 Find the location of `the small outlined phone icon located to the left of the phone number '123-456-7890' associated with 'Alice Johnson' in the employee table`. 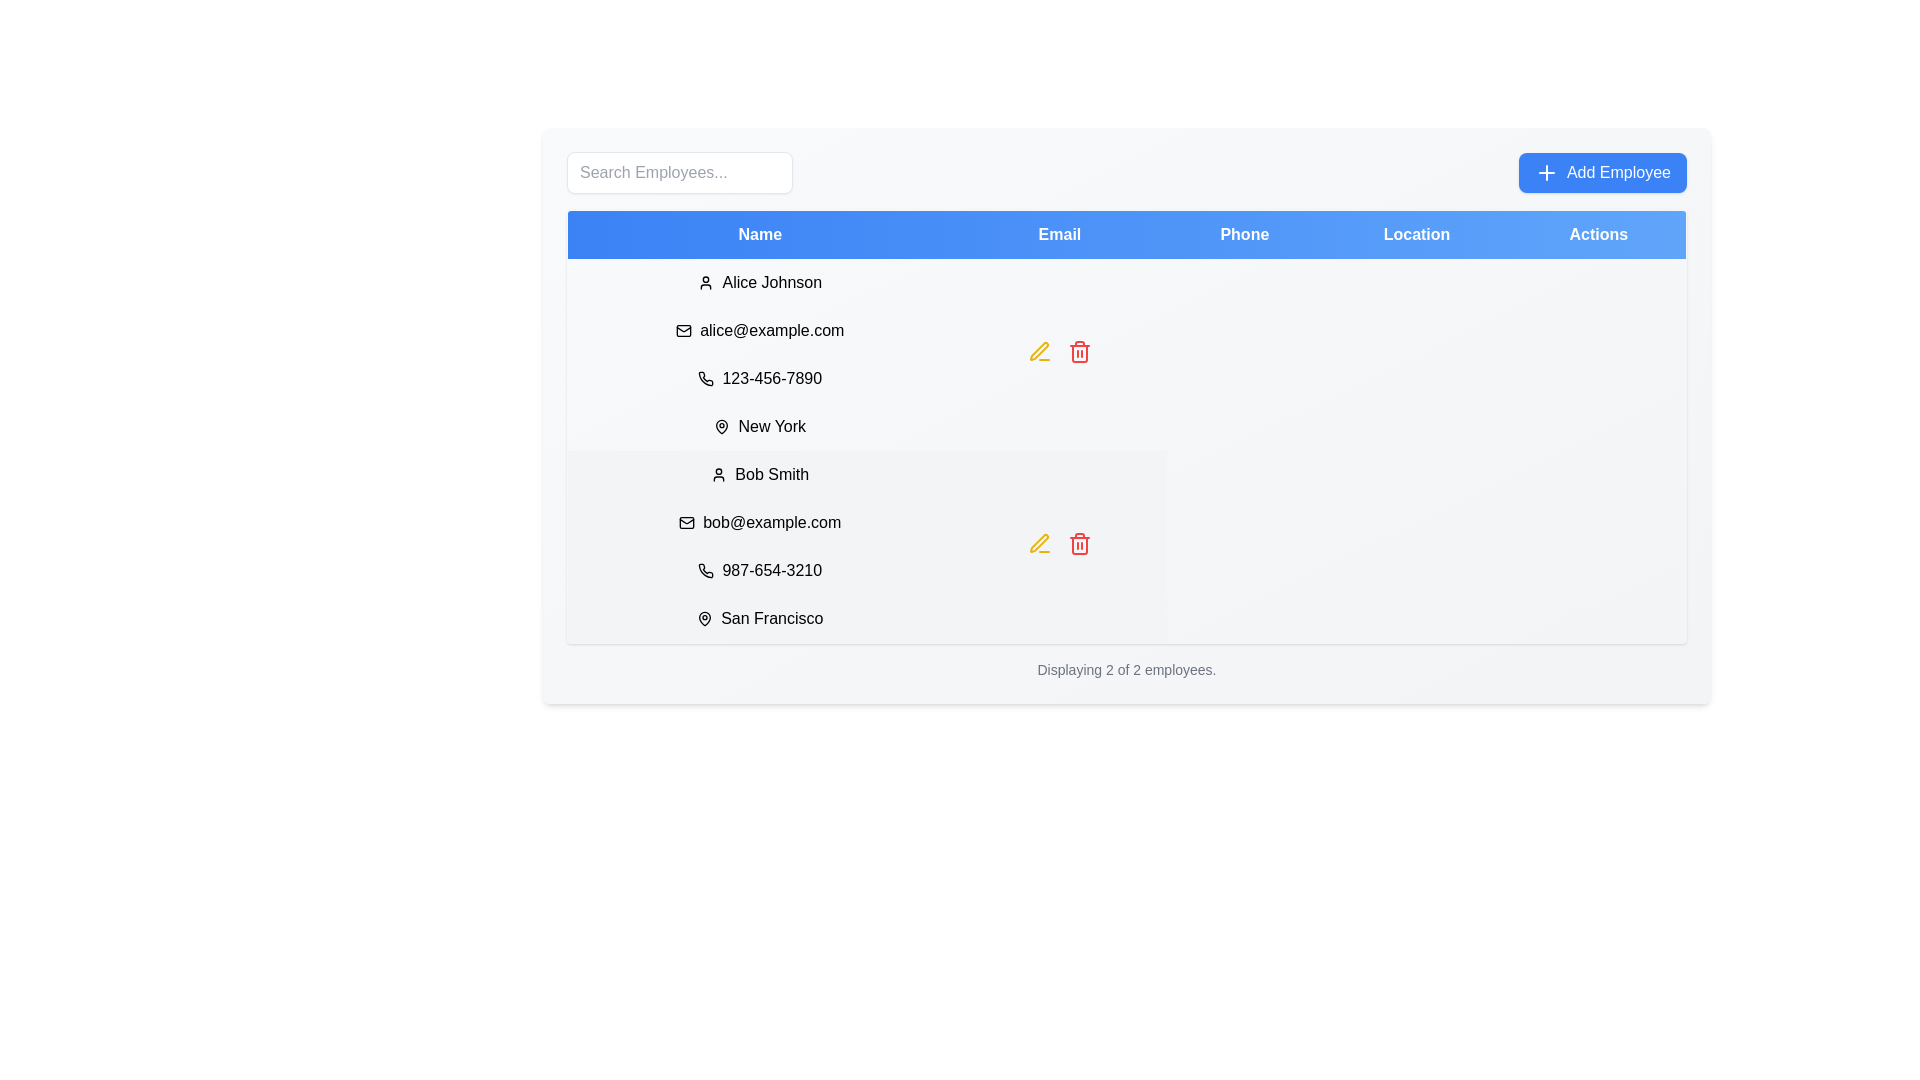

the small outlined phone icon located to the left of the phone number '123-456-7890' associated with 'Alice Johnson' in the employee table is located at coordinates (706, 378).